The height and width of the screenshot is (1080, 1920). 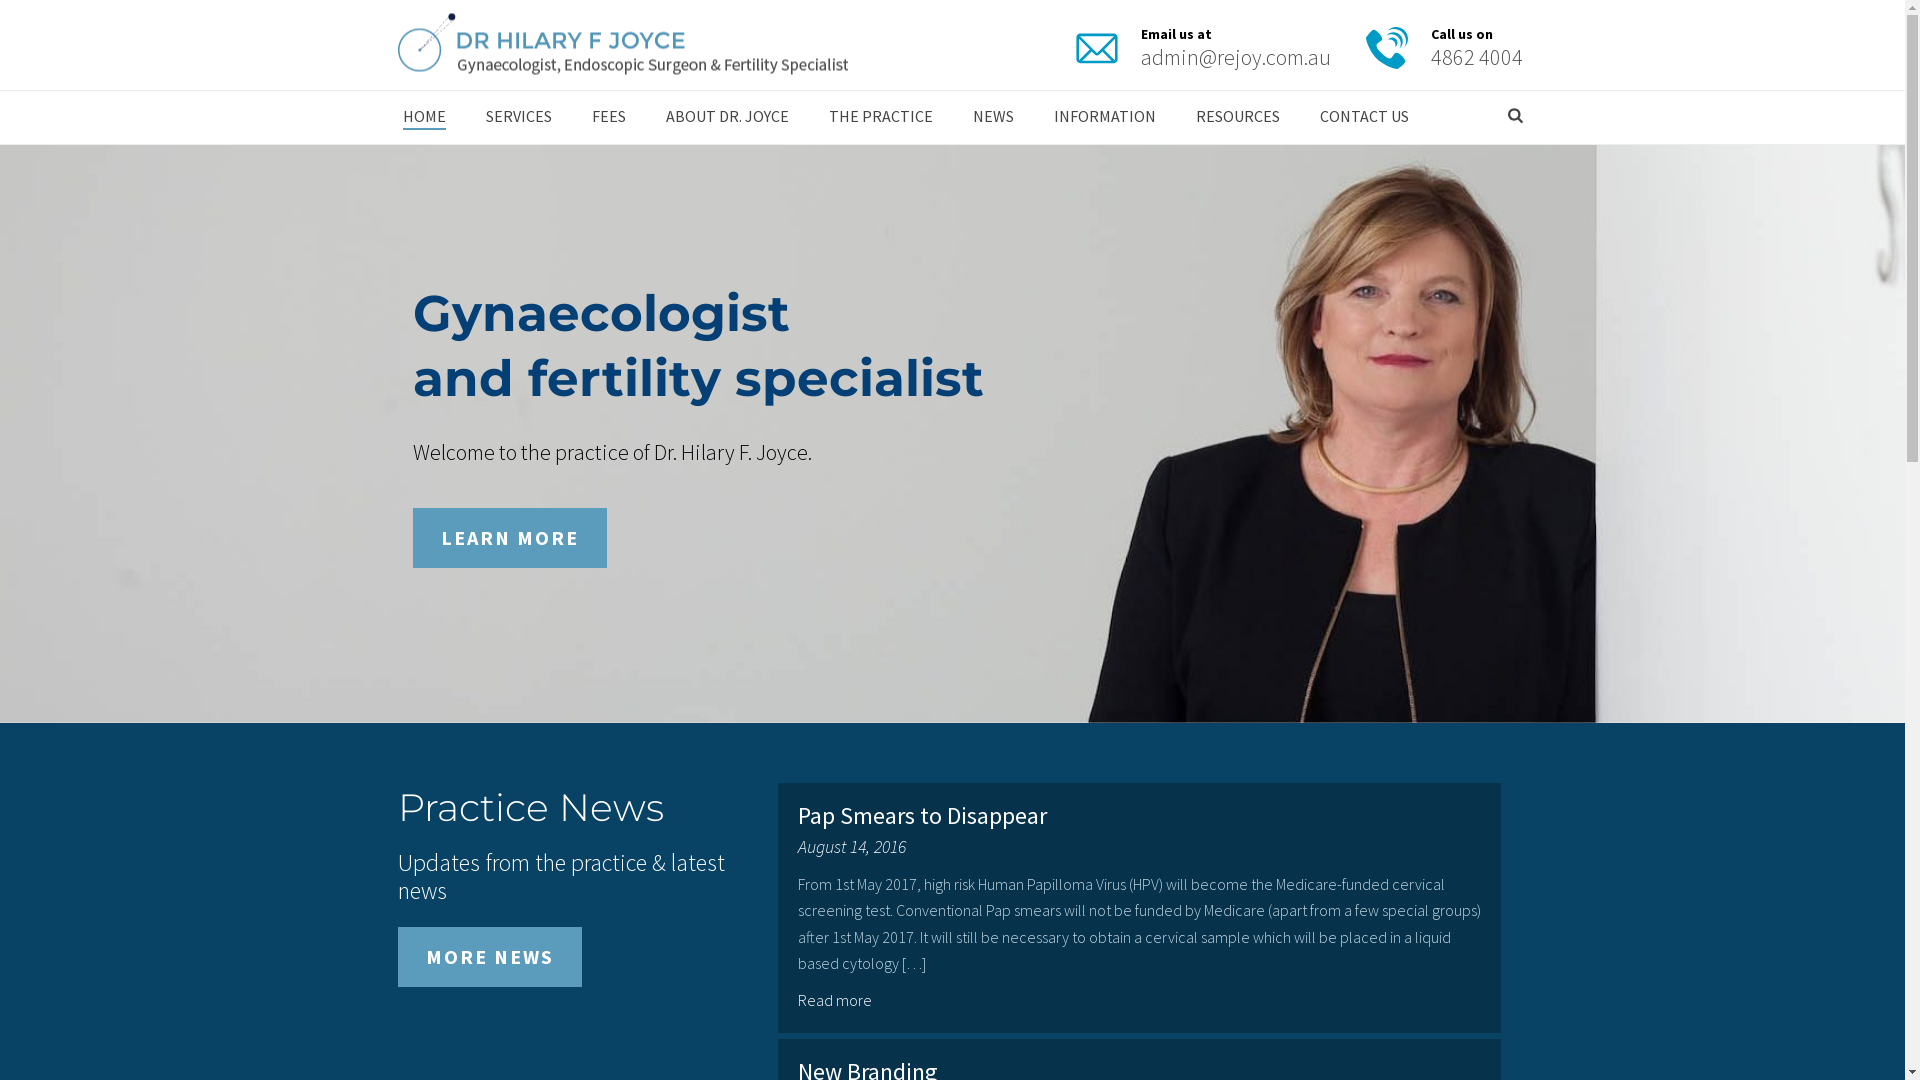 I want to click on 'HOME', so click(x=382, y=117).